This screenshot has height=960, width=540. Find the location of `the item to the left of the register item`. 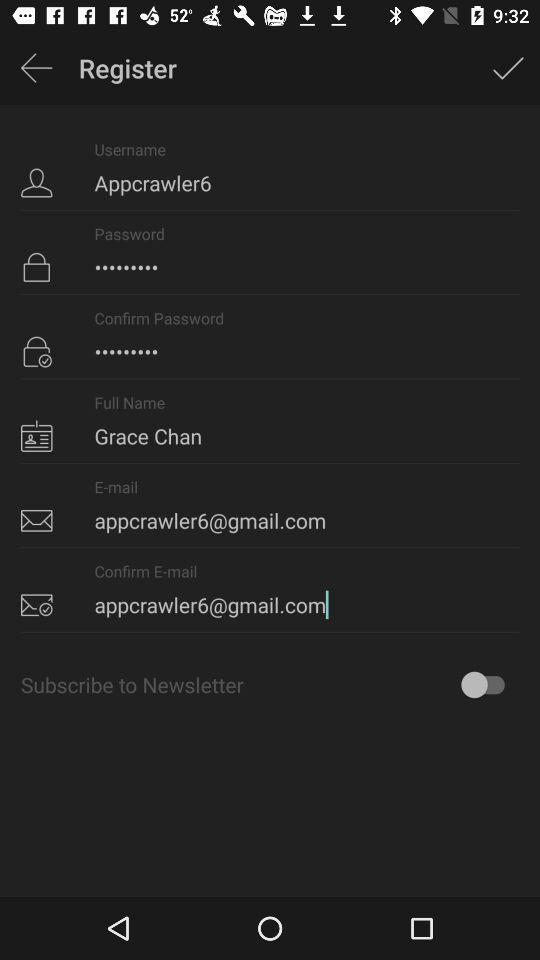

the item to the left of the register item is located at coordinates (36, 68).